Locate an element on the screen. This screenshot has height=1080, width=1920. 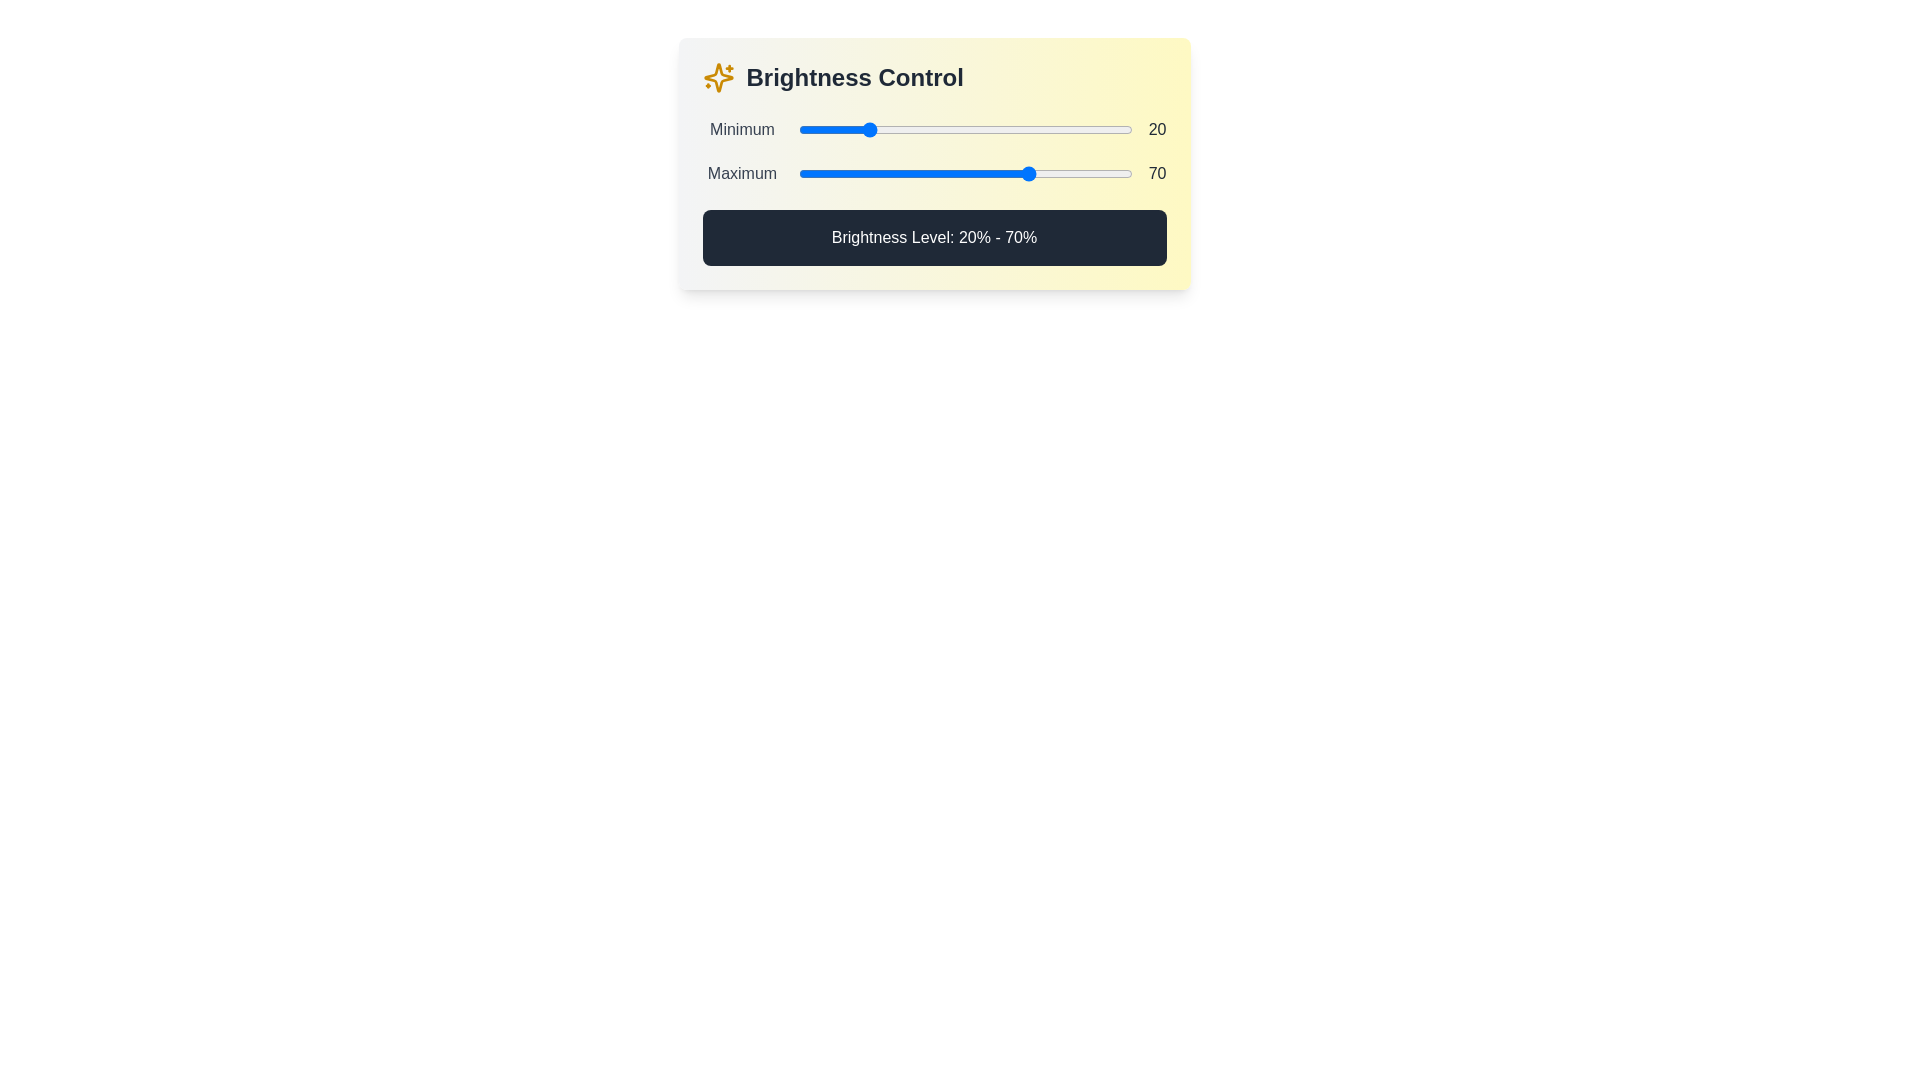
the minimum brightness level to 28% by interacting with the first slider is located at coordinates (891, 130).